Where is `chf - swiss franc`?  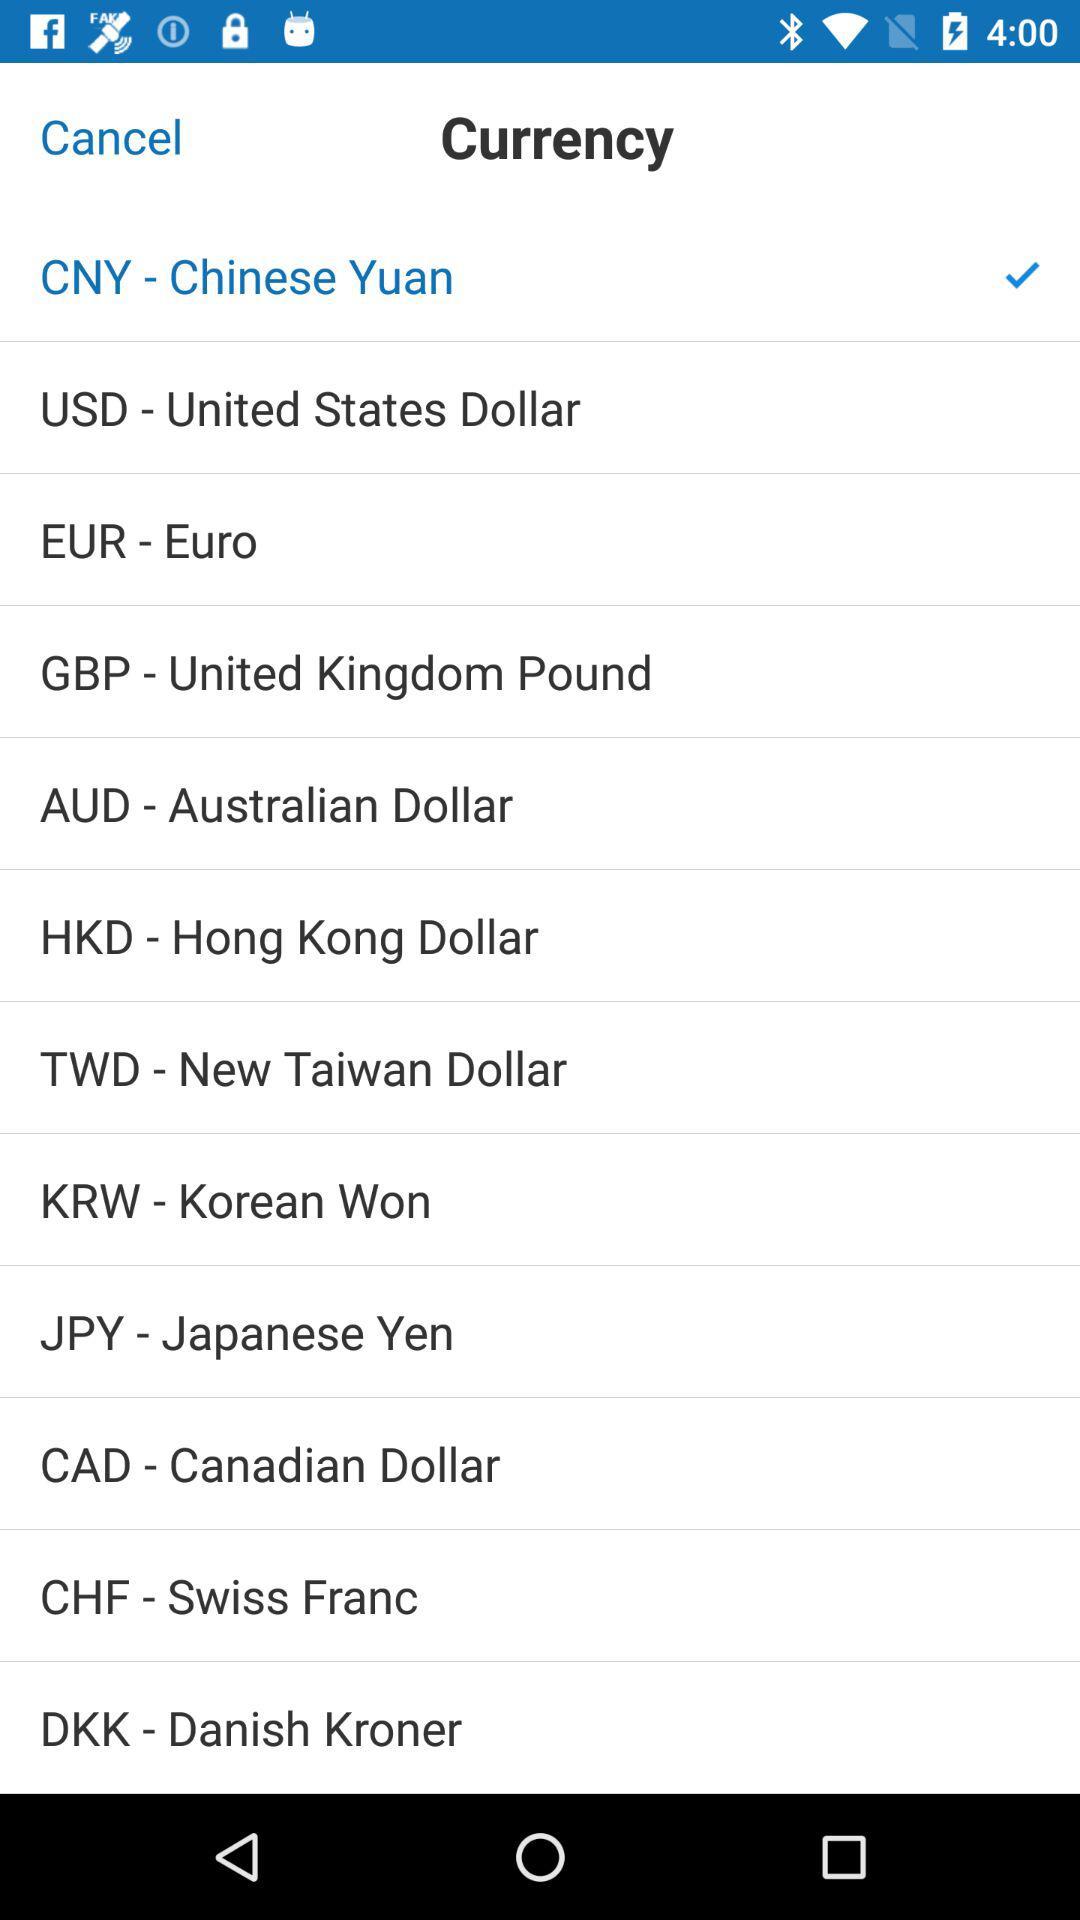
chf - swiss franc is located at coordinates (540, 1594).